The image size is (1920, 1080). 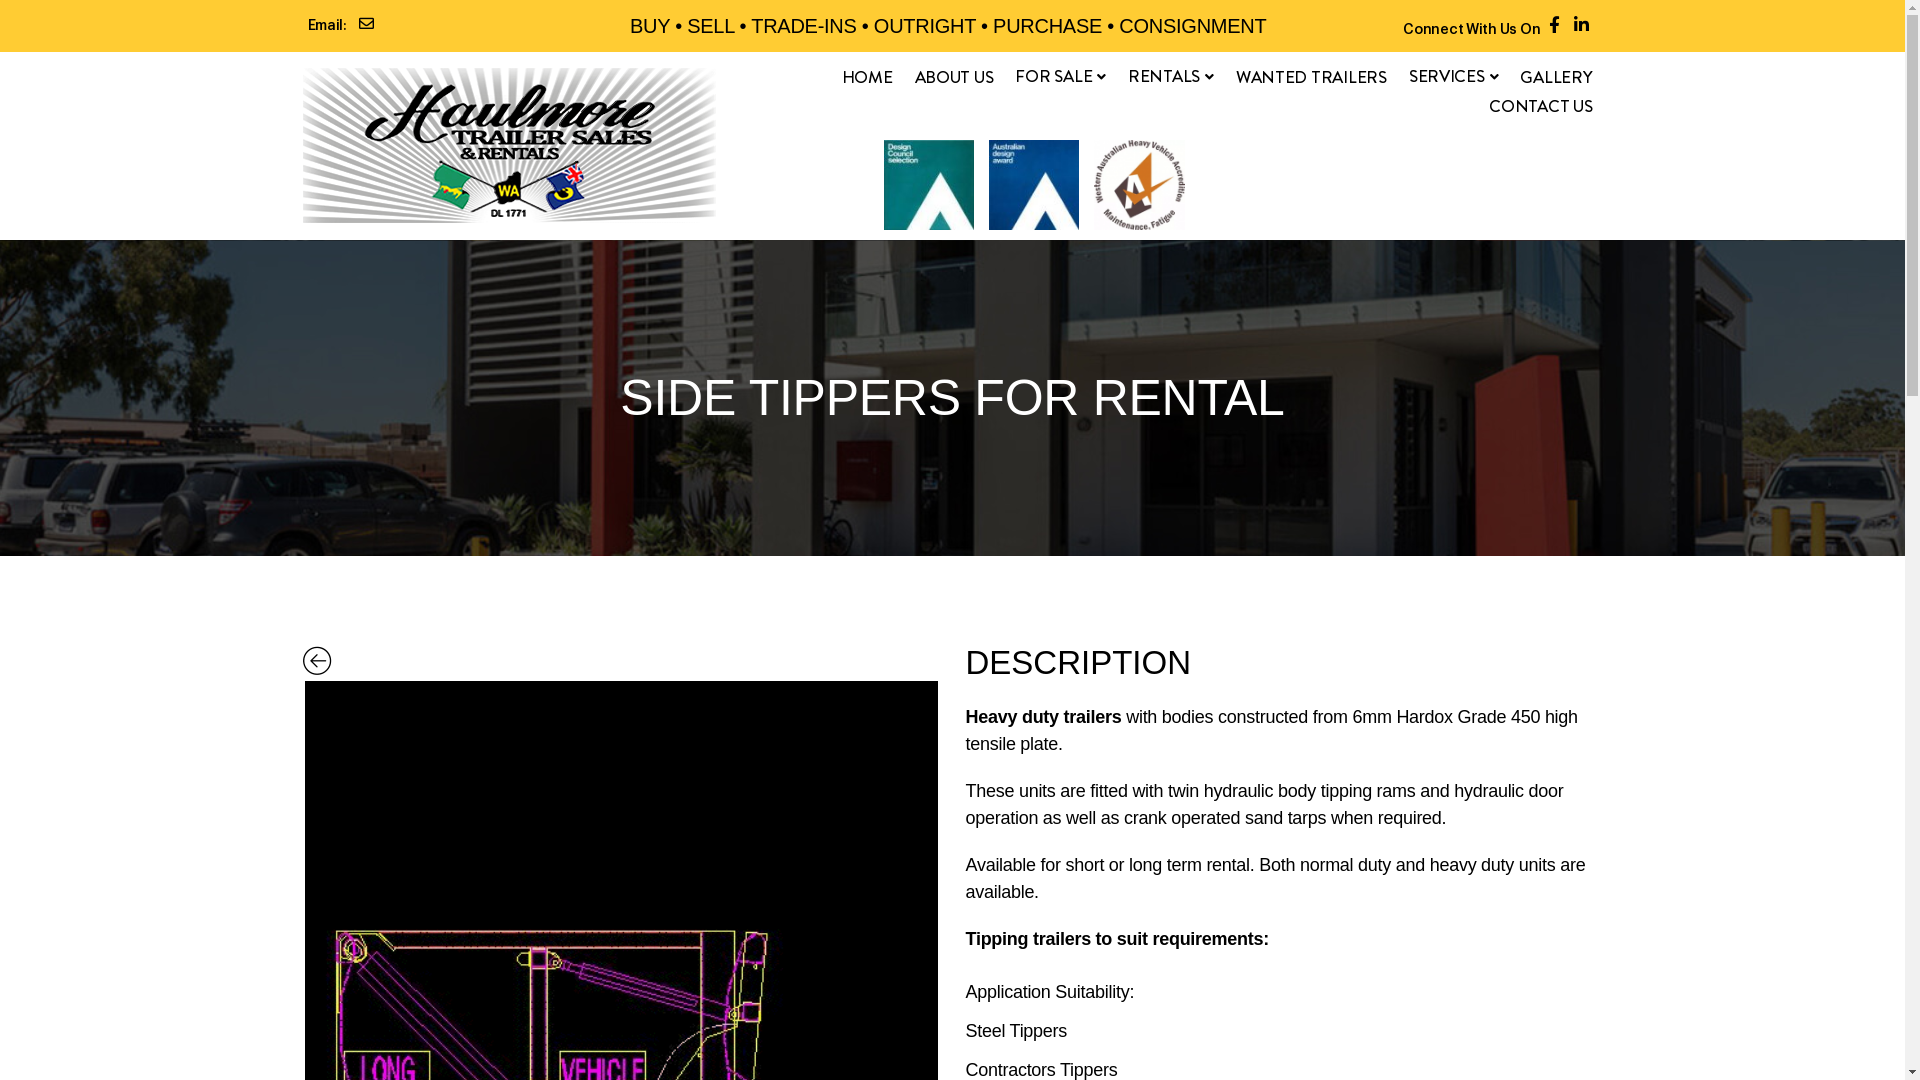 What do you see at coordinates (1454, 76) in the screenshot?
I see `'SERVICES'` at bounding box center [1454, 76].